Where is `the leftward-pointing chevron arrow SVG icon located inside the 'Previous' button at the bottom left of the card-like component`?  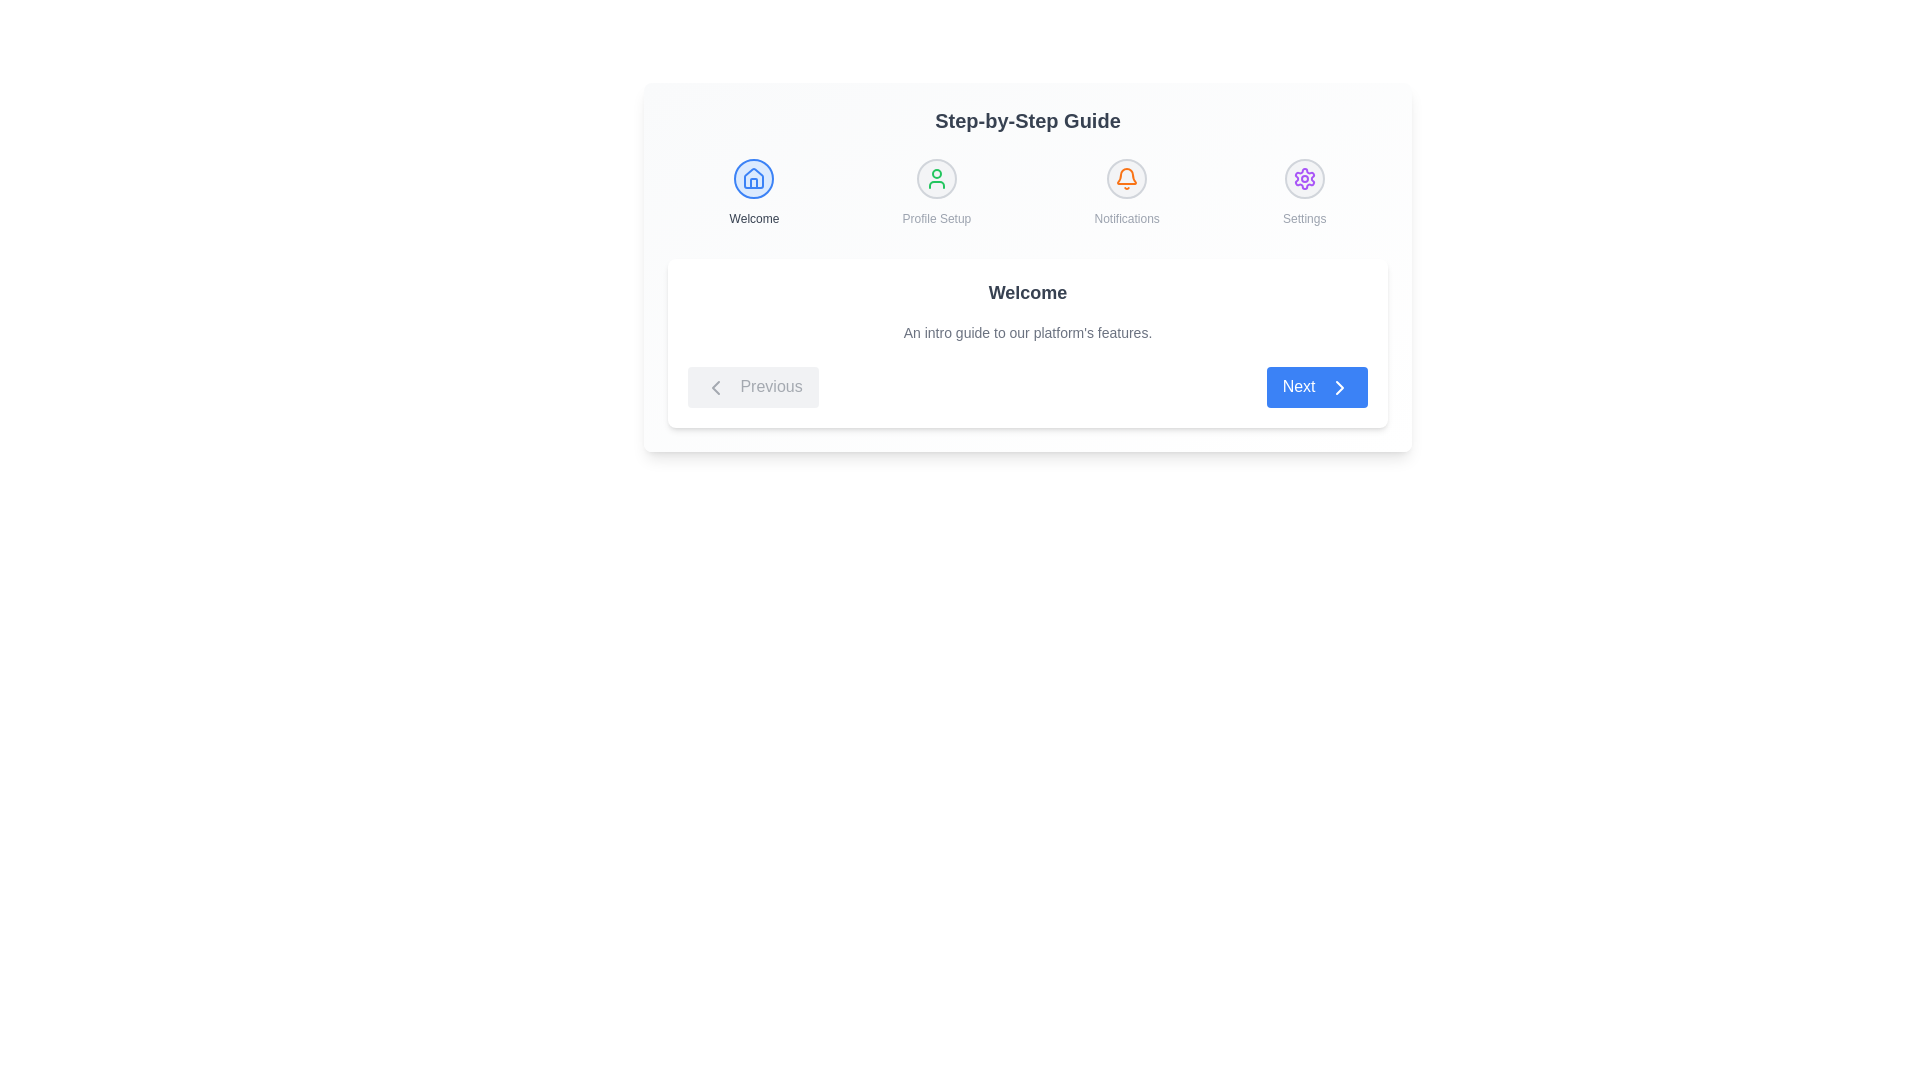
the leftward-pointing chevron arrow SVG icon located inside the 'Previous' button at the bottom left of the card-like component is located at coordinates (715, 386).